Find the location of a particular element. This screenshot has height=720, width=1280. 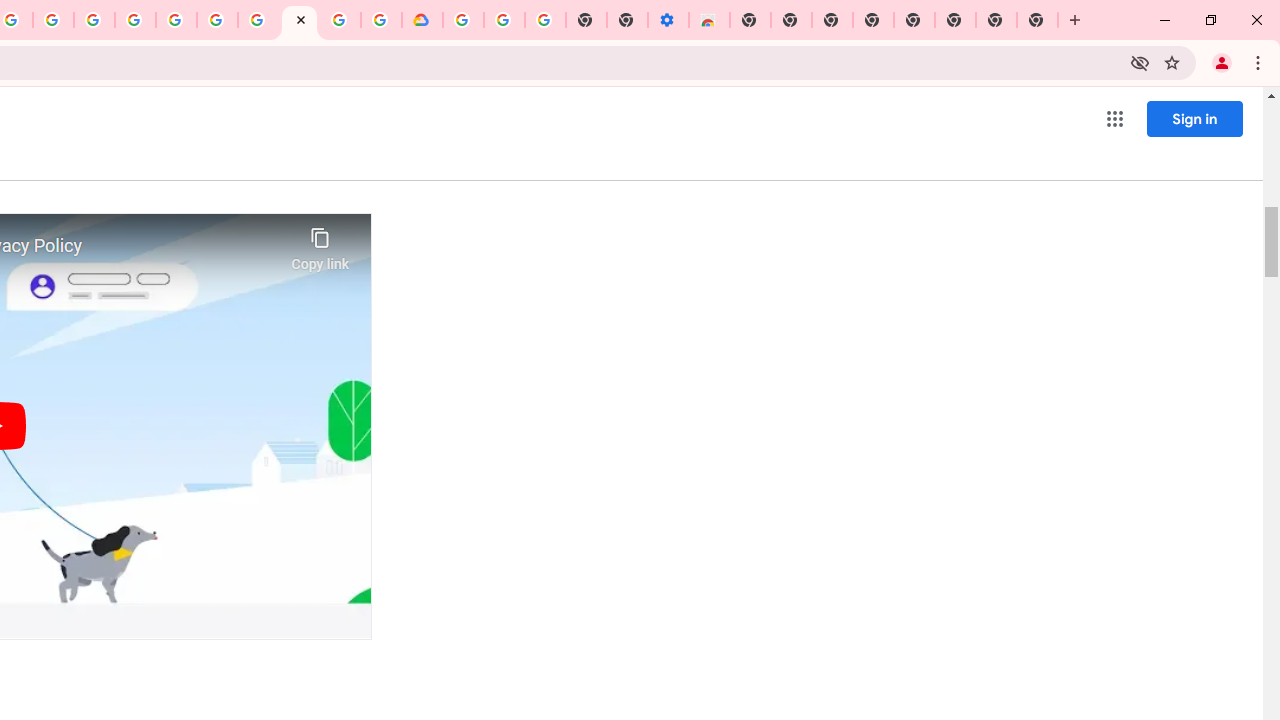

'Browse the Google Chrome Community - Google Chrome Community' is located at coordinates (381, 20).